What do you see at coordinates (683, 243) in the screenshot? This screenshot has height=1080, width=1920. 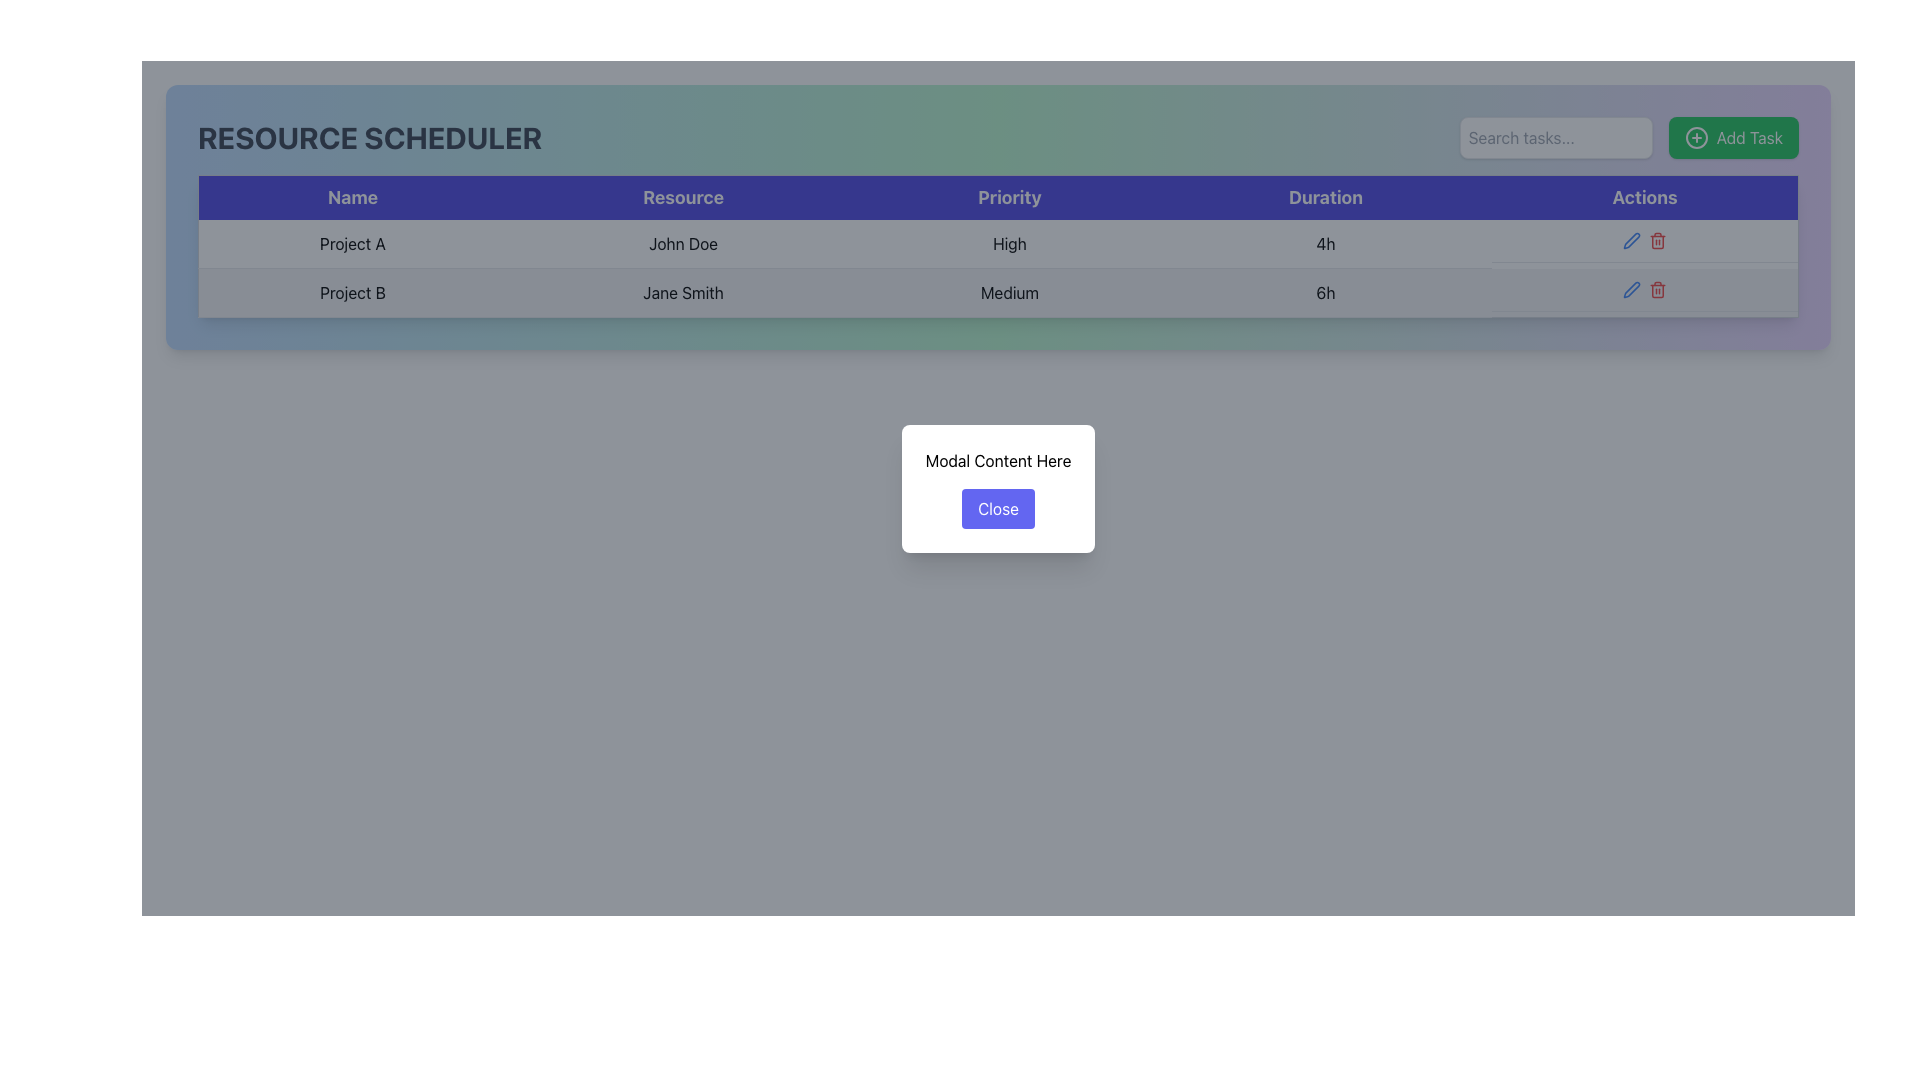 I see `the Text cell displaying 'John Doe' in the second column labeled 'Resource' of the table under the 'Resource Scheduler' header` at bounding box center [683, 243].